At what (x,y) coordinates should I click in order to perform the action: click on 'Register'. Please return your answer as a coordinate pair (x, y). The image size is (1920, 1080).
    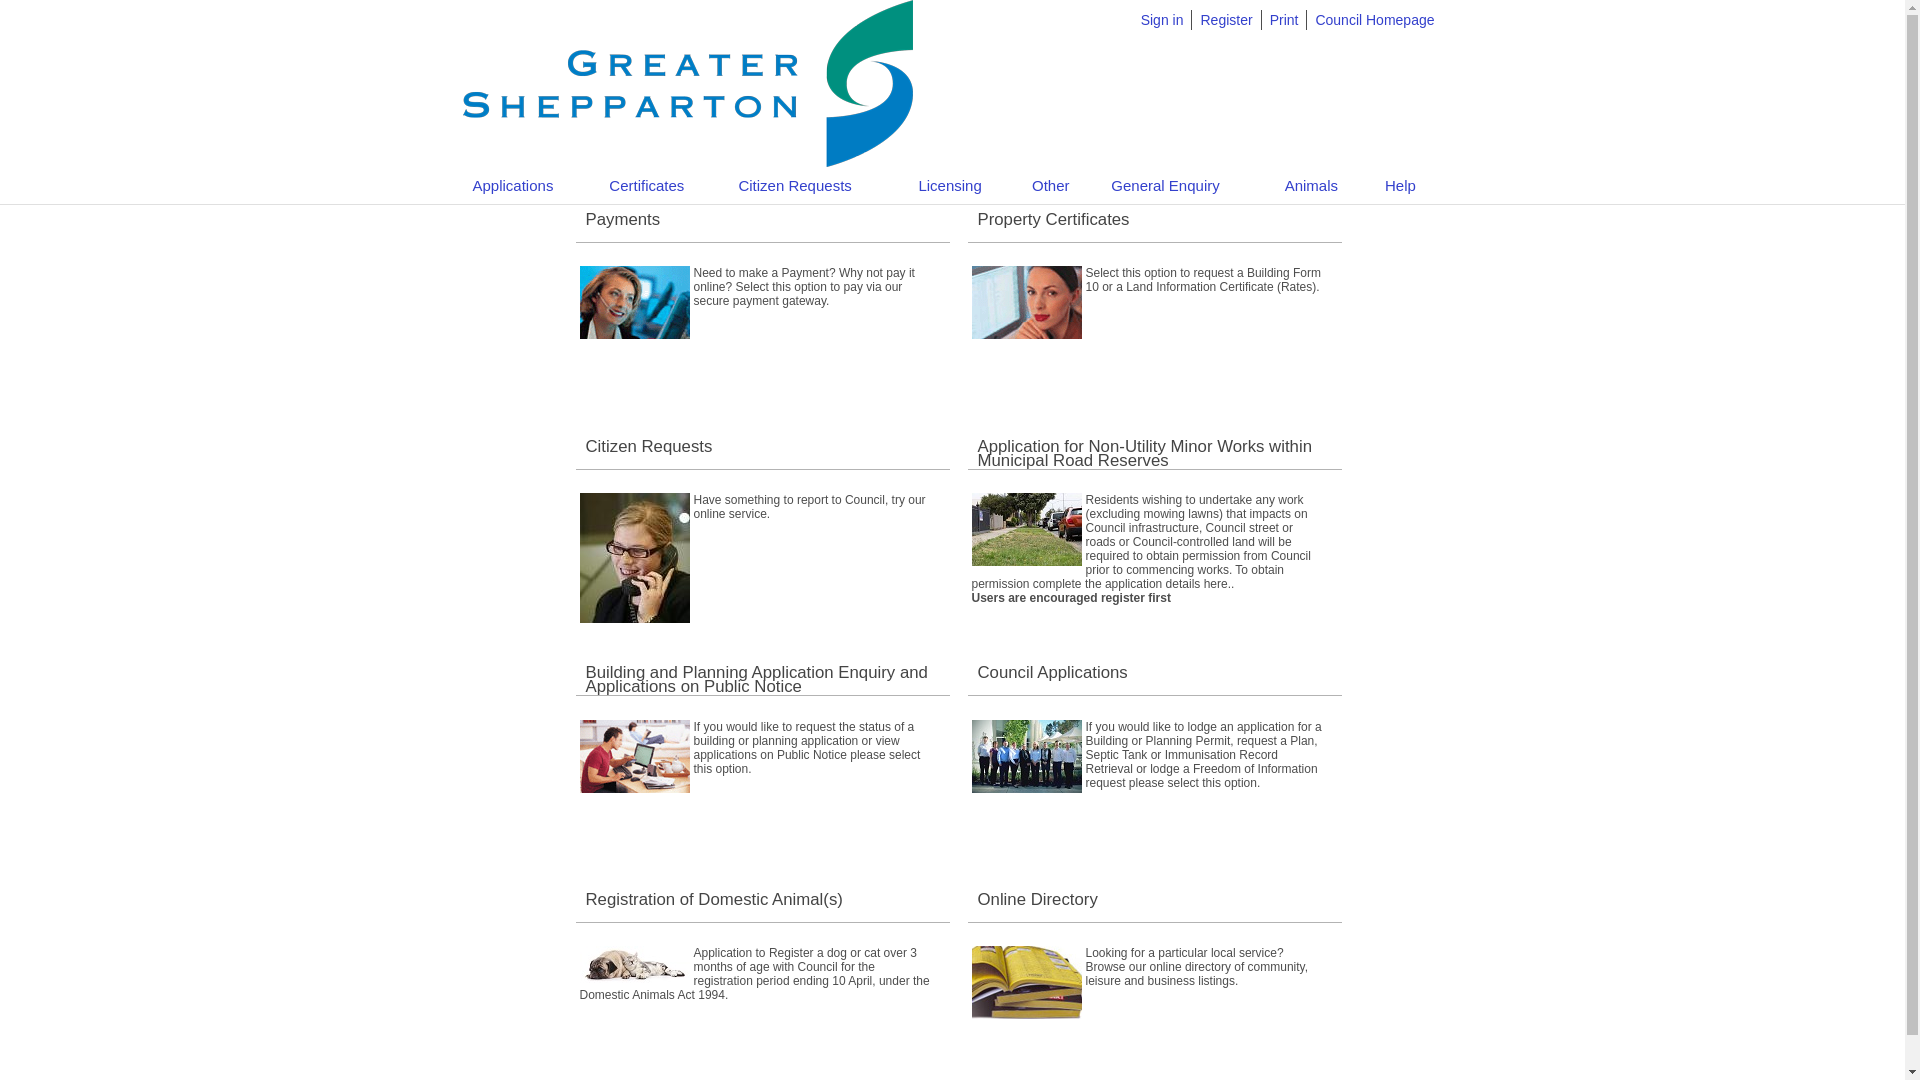
    Looking at the image, I should click on (1224, 19).